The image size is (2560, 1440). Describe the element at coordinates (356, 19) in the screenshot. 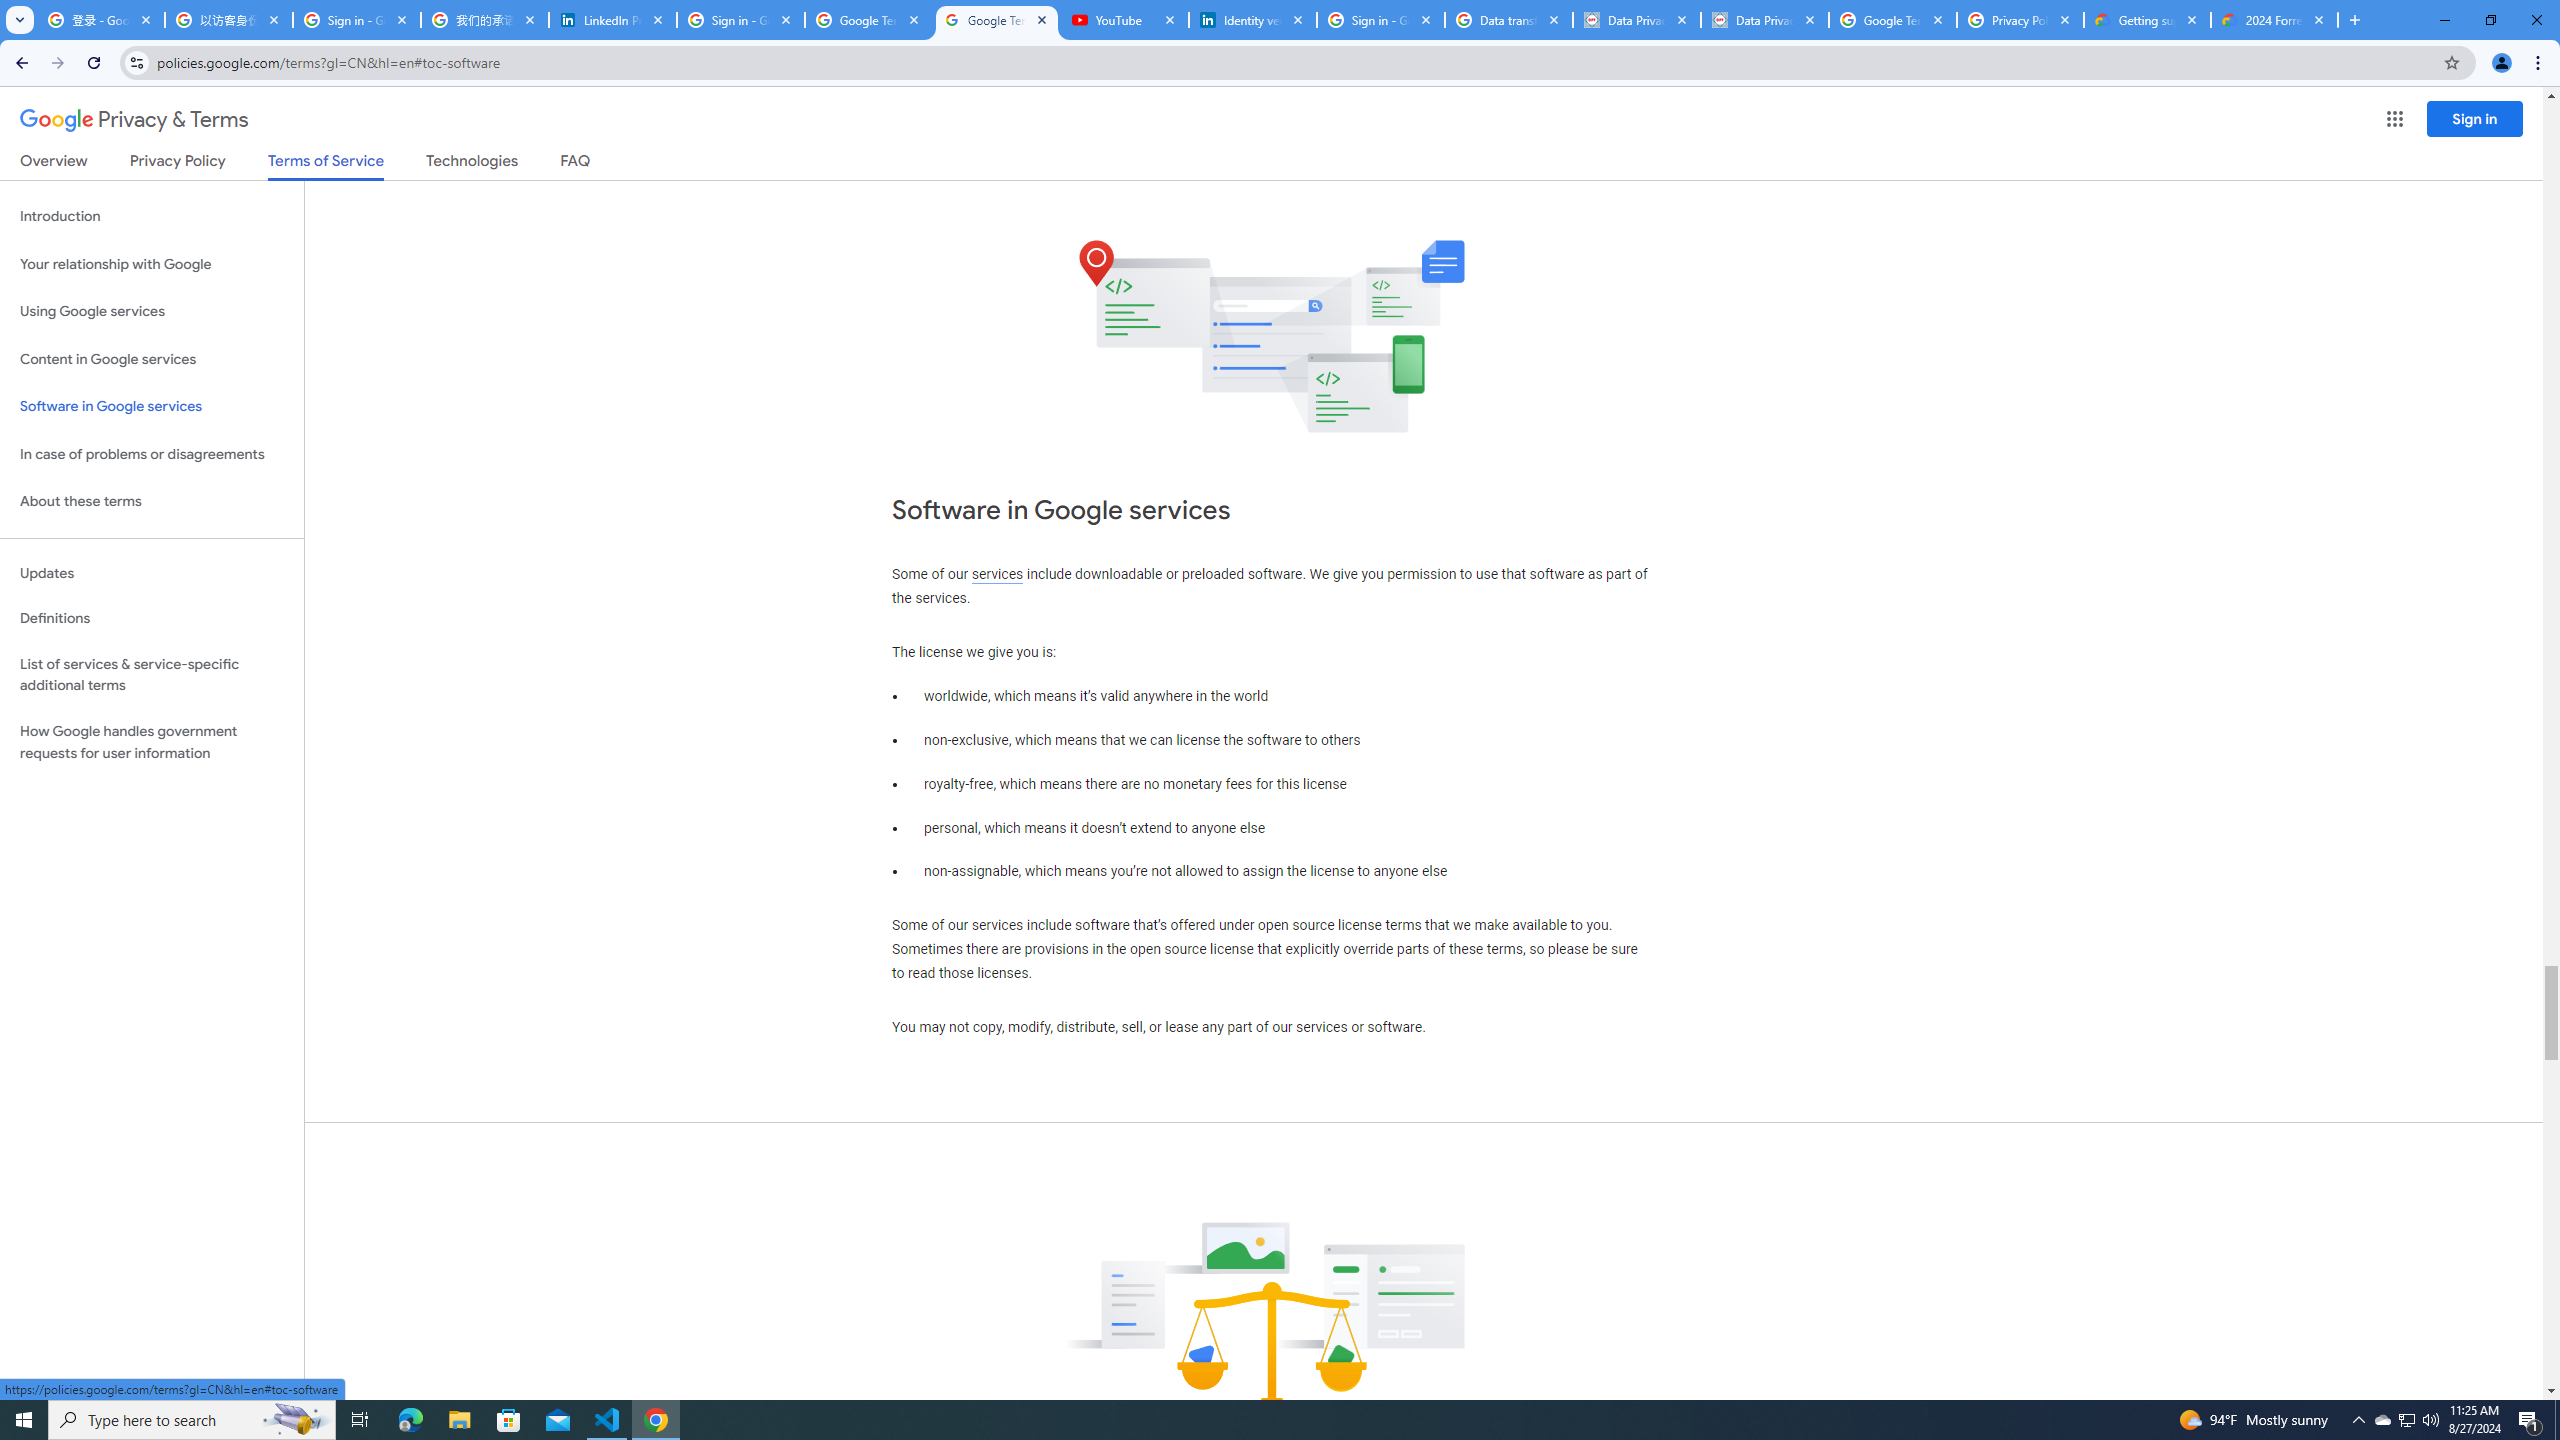

I see `'Sign in - Google Accounts'` at that location.